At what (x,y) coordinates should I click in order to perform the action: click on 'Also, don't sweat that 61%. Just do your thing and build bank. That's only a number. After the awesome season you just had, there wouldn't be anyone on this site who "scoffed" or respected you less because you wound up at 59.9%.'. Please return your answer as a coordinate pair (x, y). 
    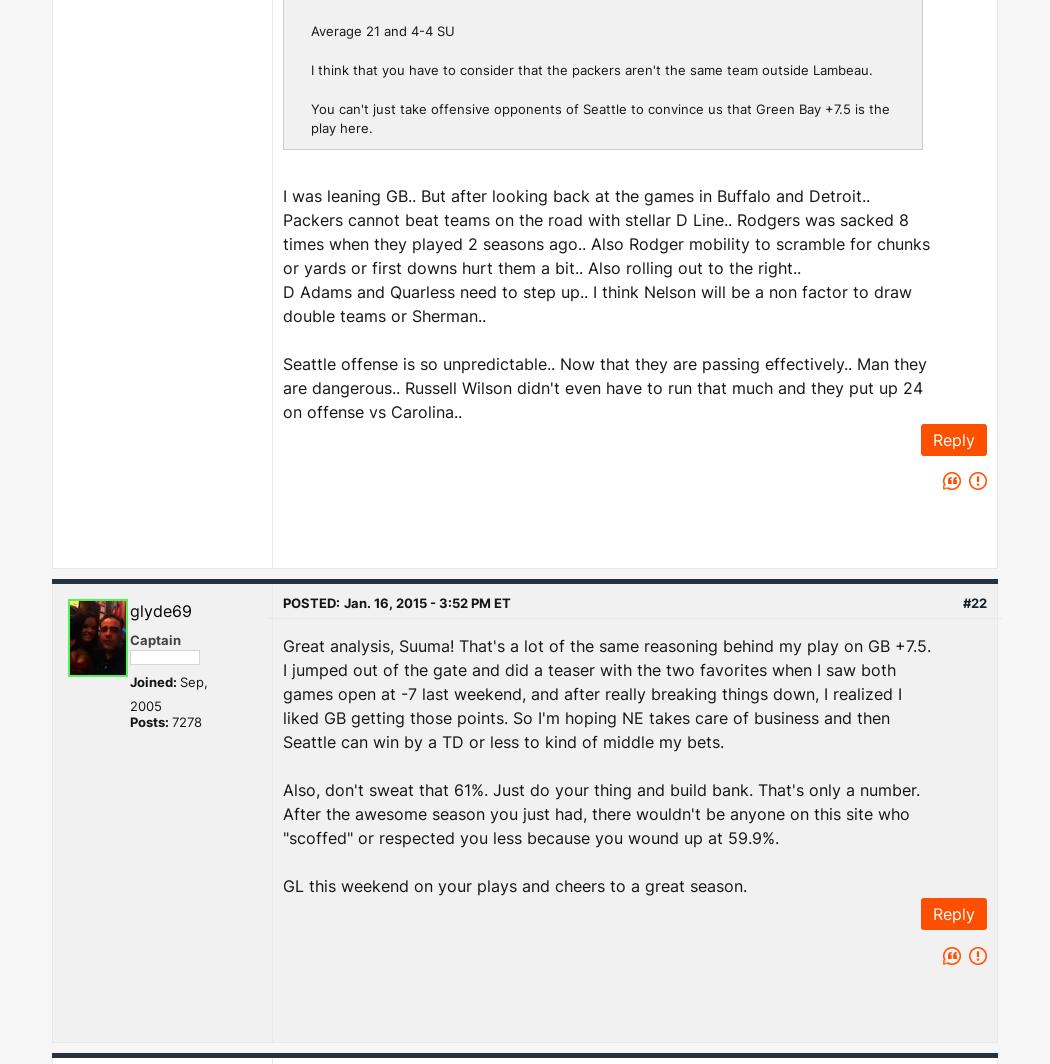
    Looking at the image, I should click on (601, 813).